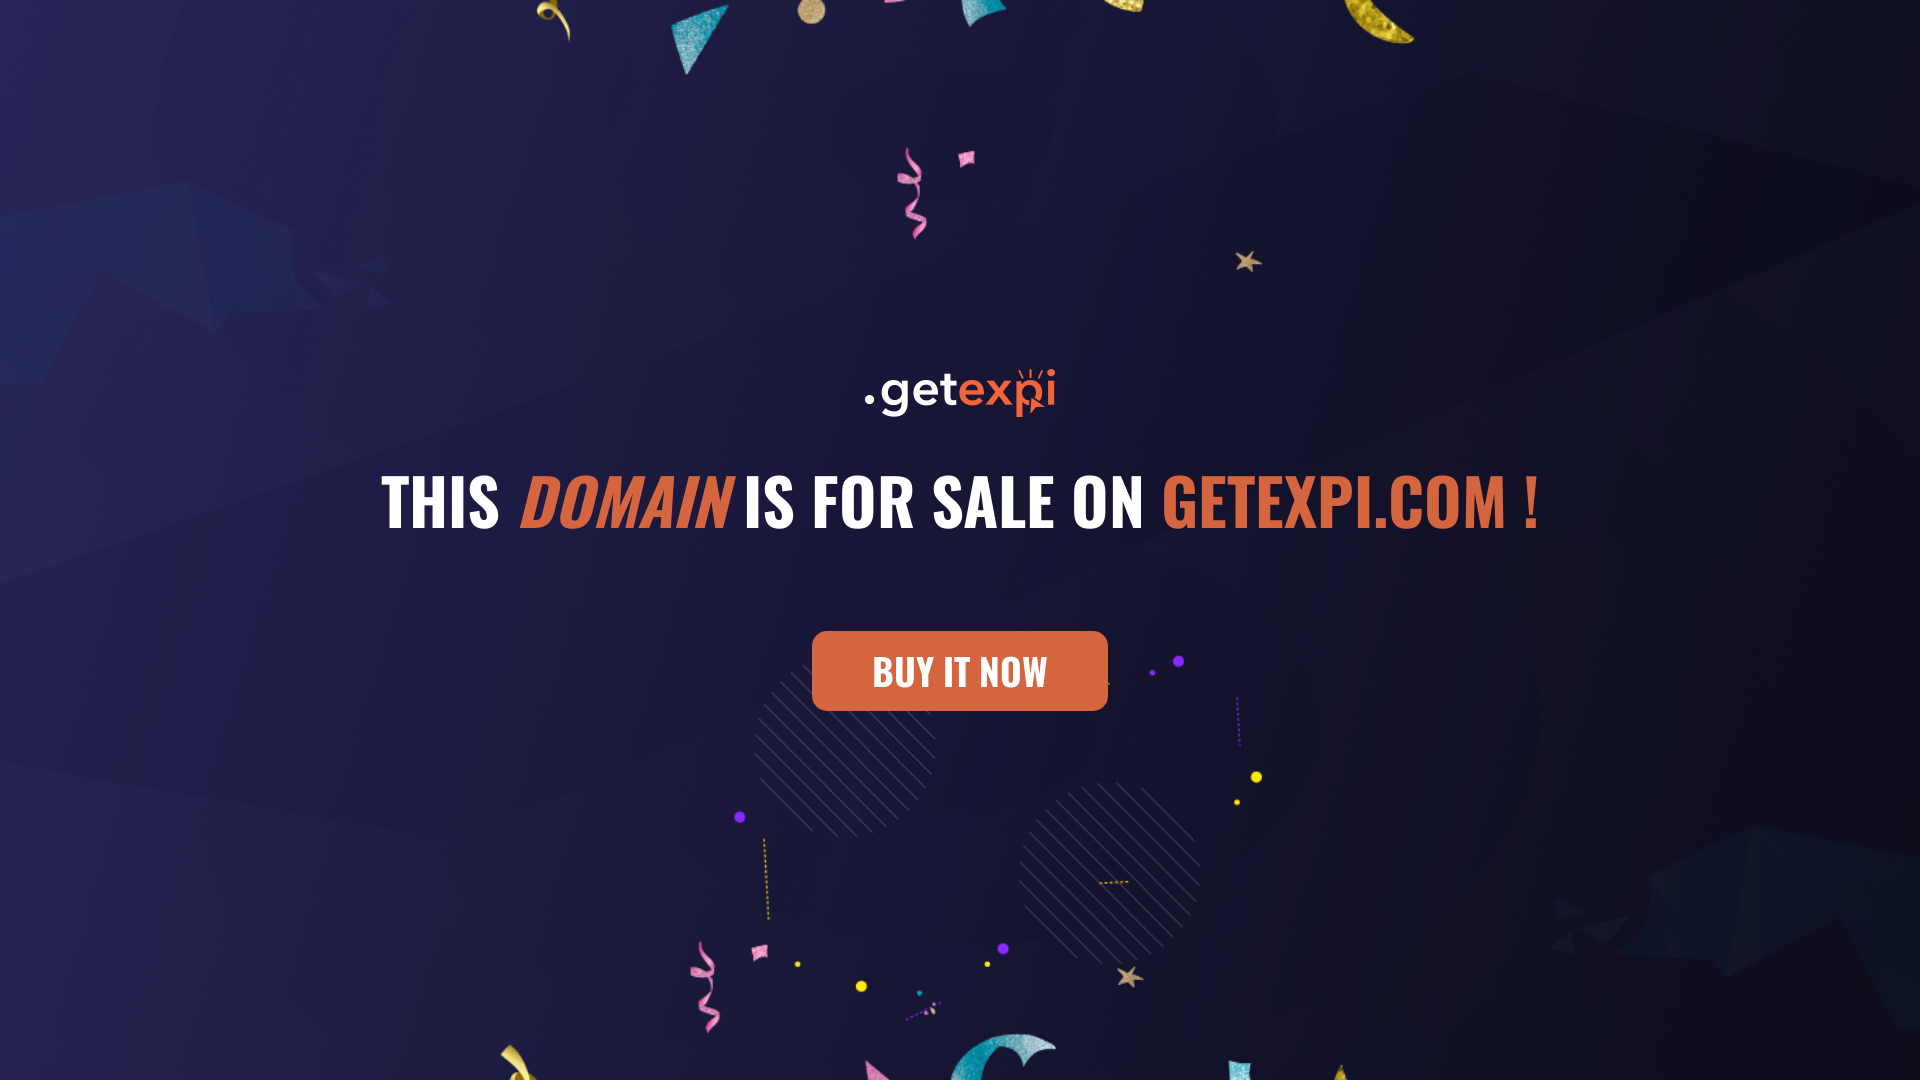 The width and height of the screenshot is (1920, 1080). What do you see at coordinates (1349, 497) in the screenshot?
I see `'GETEXPI.COM !'` at bounding box center [1349, 497].